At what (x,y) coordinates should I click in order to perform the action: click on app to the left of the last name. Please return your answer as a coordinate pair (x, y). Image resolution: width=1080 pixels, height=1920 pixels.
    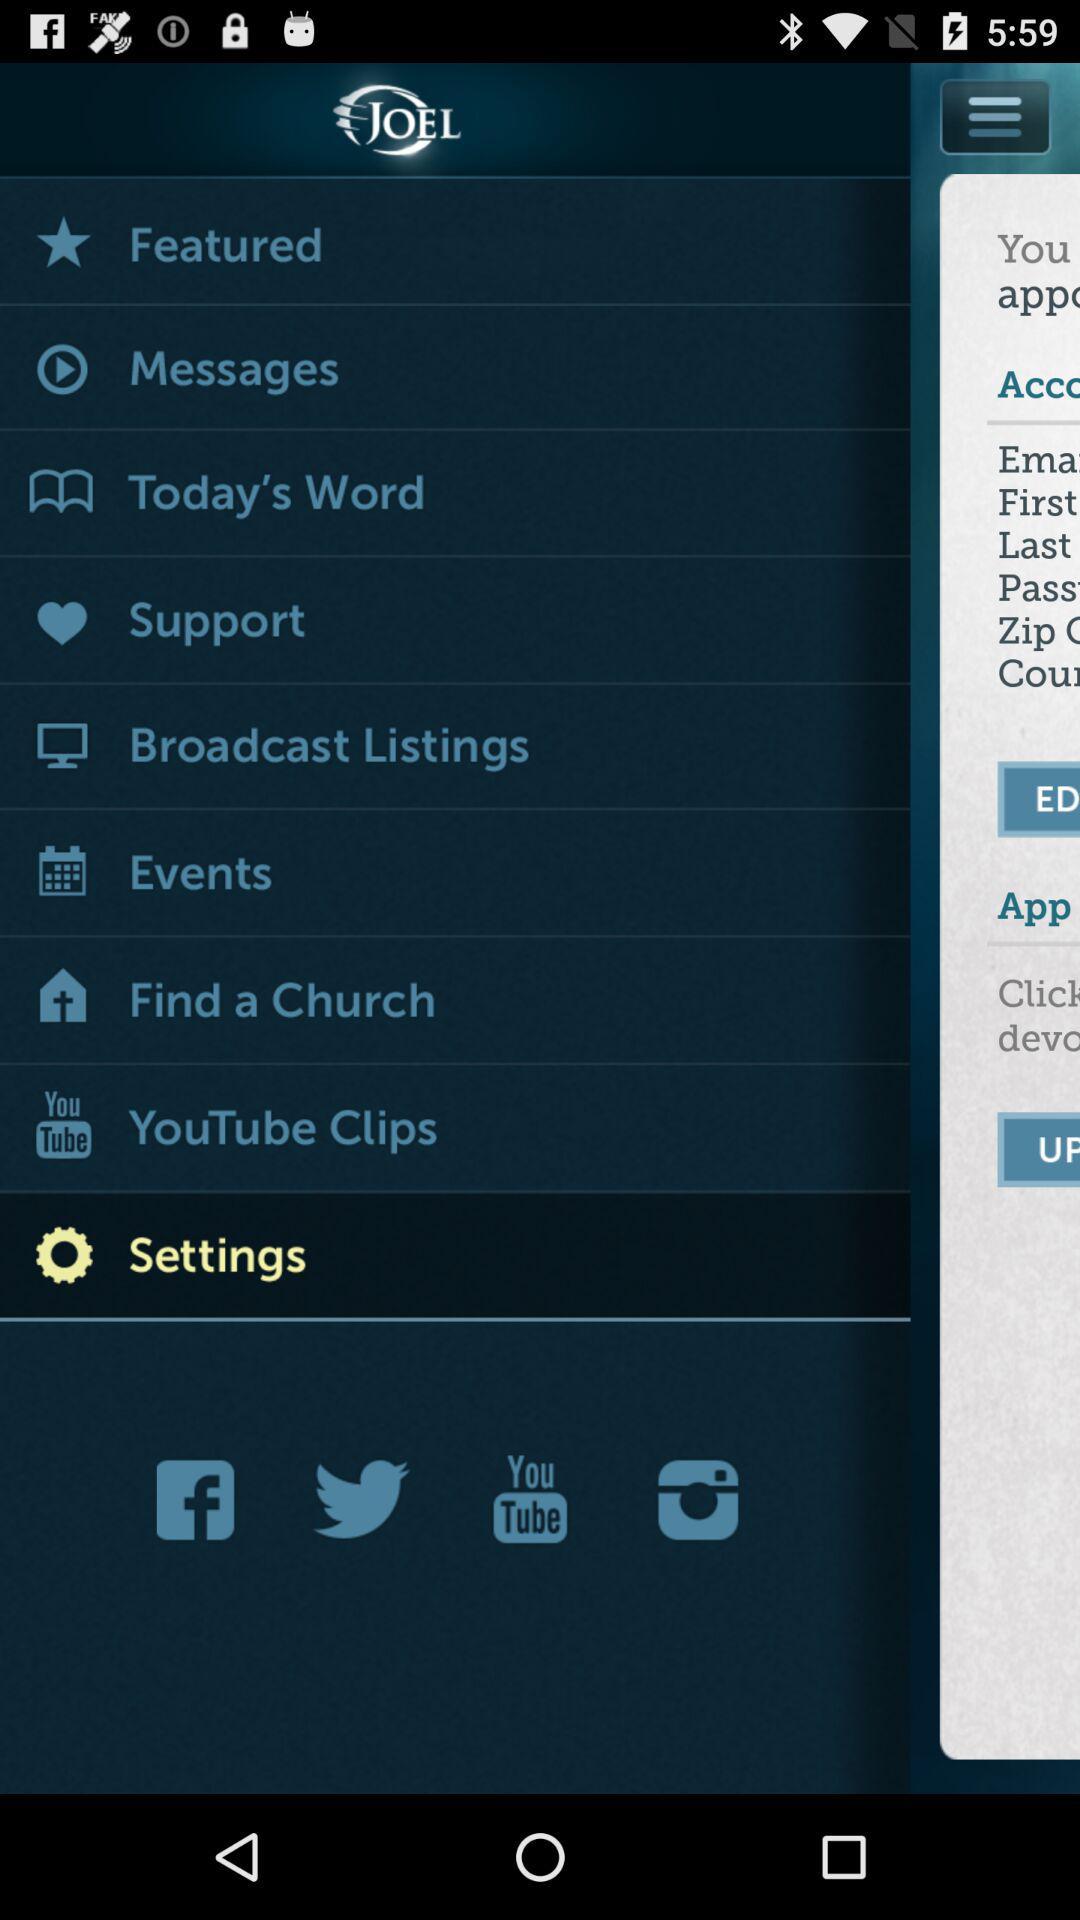
    Looking at the image, I should click on (455, 621).